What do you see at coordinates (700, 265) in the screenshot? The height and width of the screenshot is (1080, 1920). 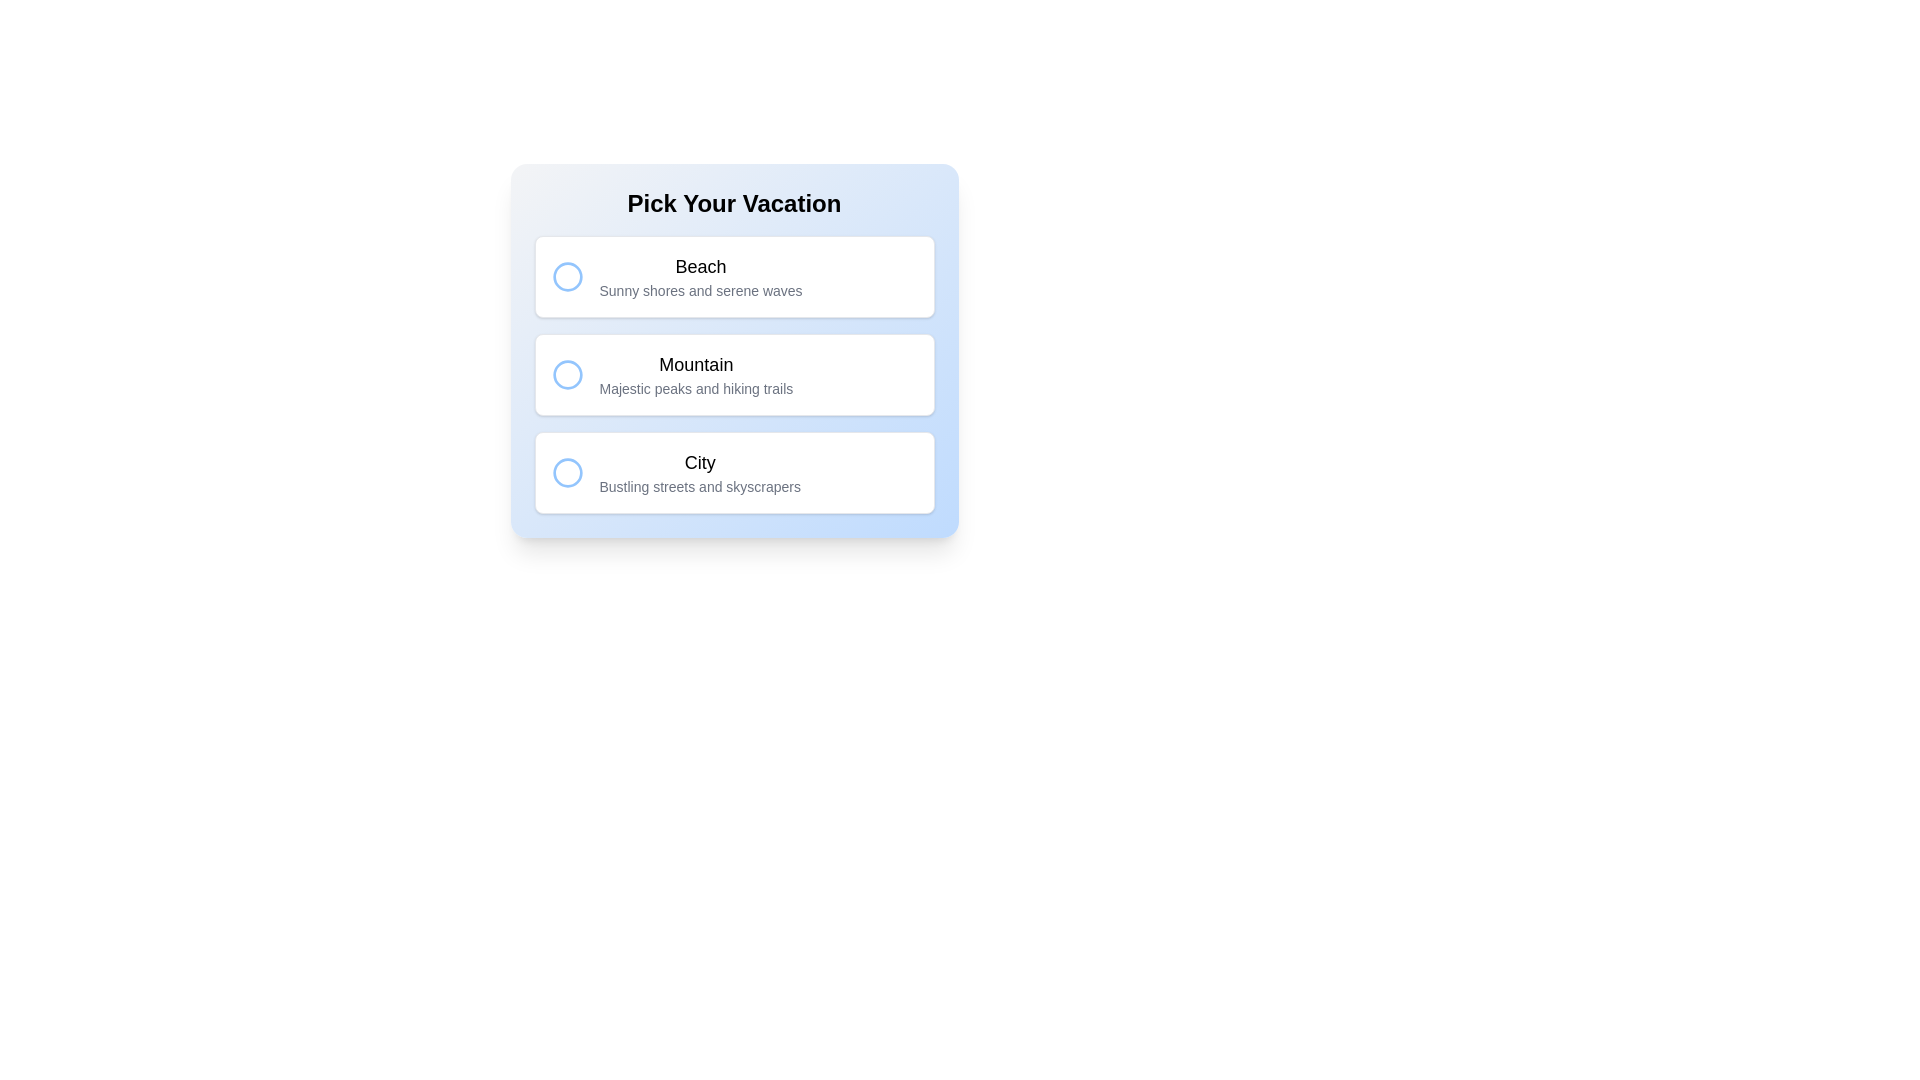 I see `the text element "Beach" which is displayed prominently in a bold font style as the header of its section` at bounding box center [700, 265].